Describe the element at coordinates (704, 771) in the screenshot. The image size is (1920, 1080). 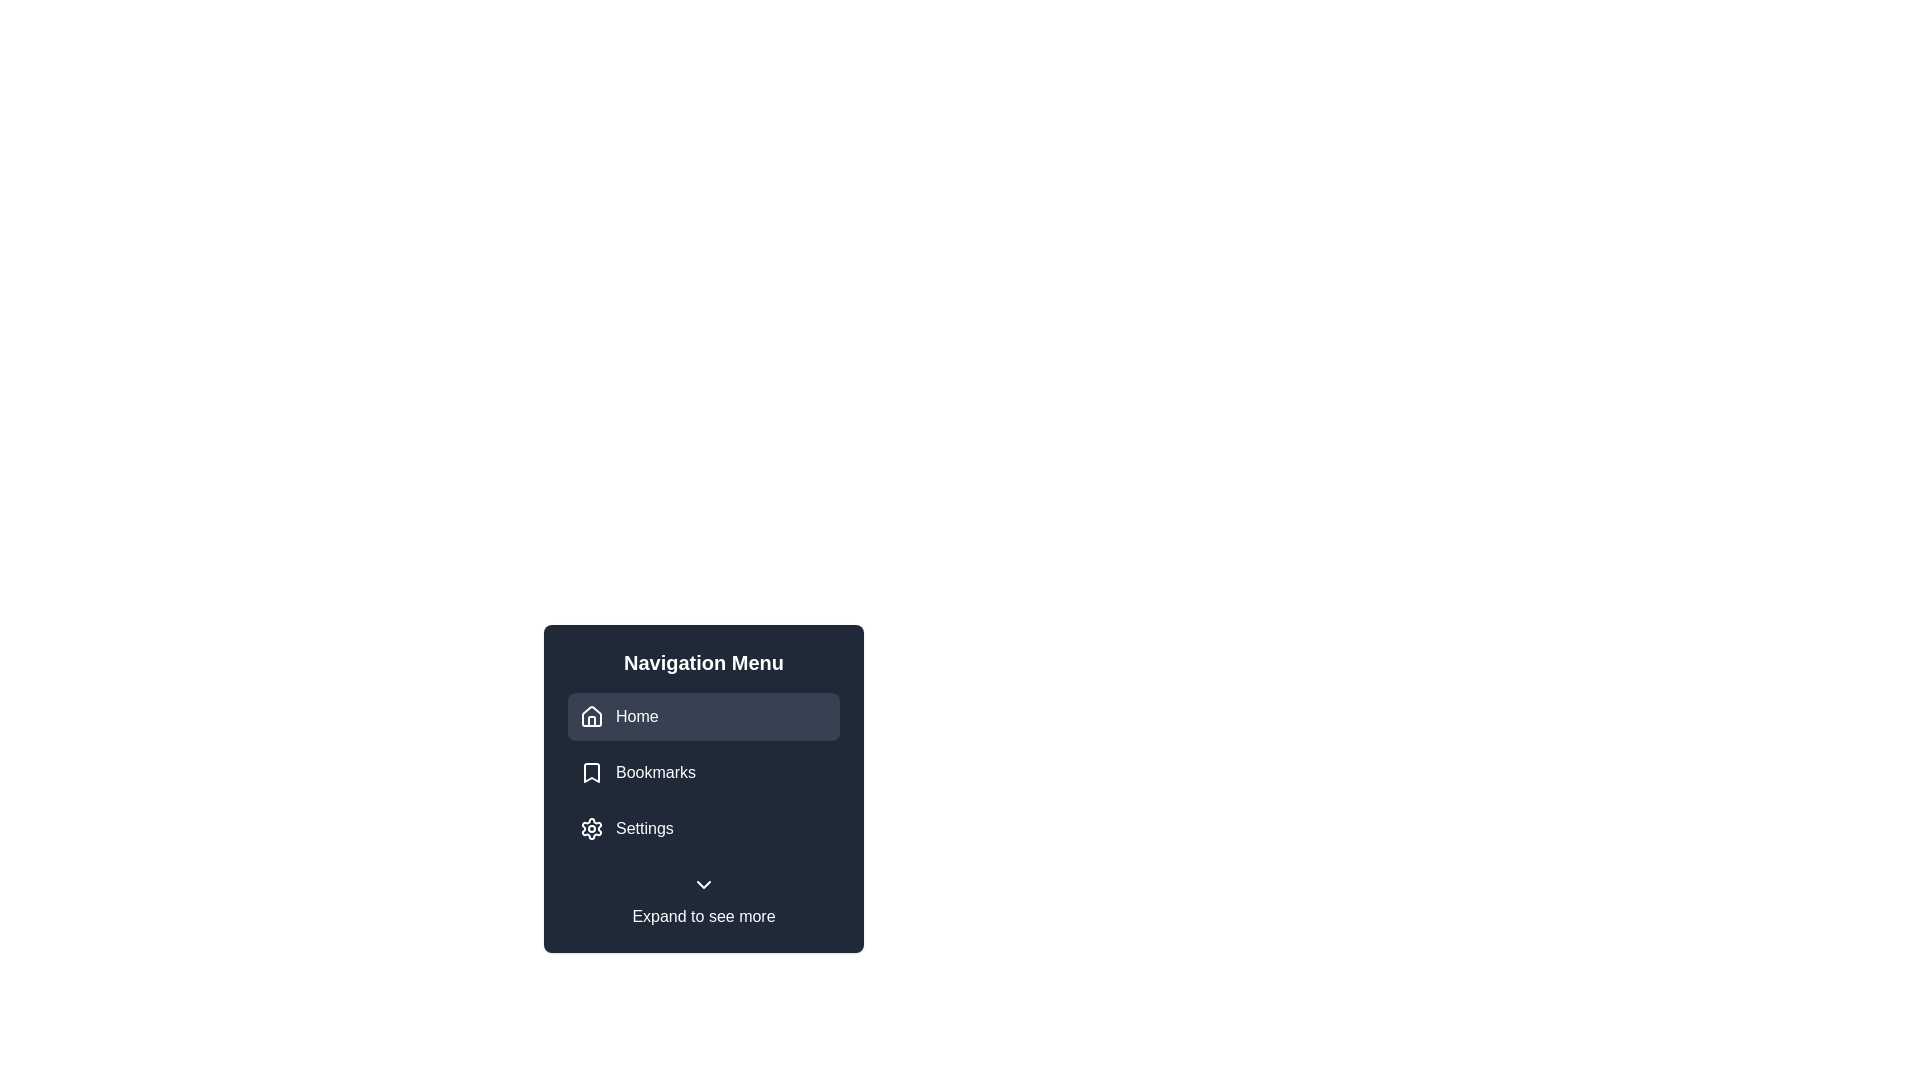
I see `the 'Bookmarks' menu item in the Navigation Menu` at that location.